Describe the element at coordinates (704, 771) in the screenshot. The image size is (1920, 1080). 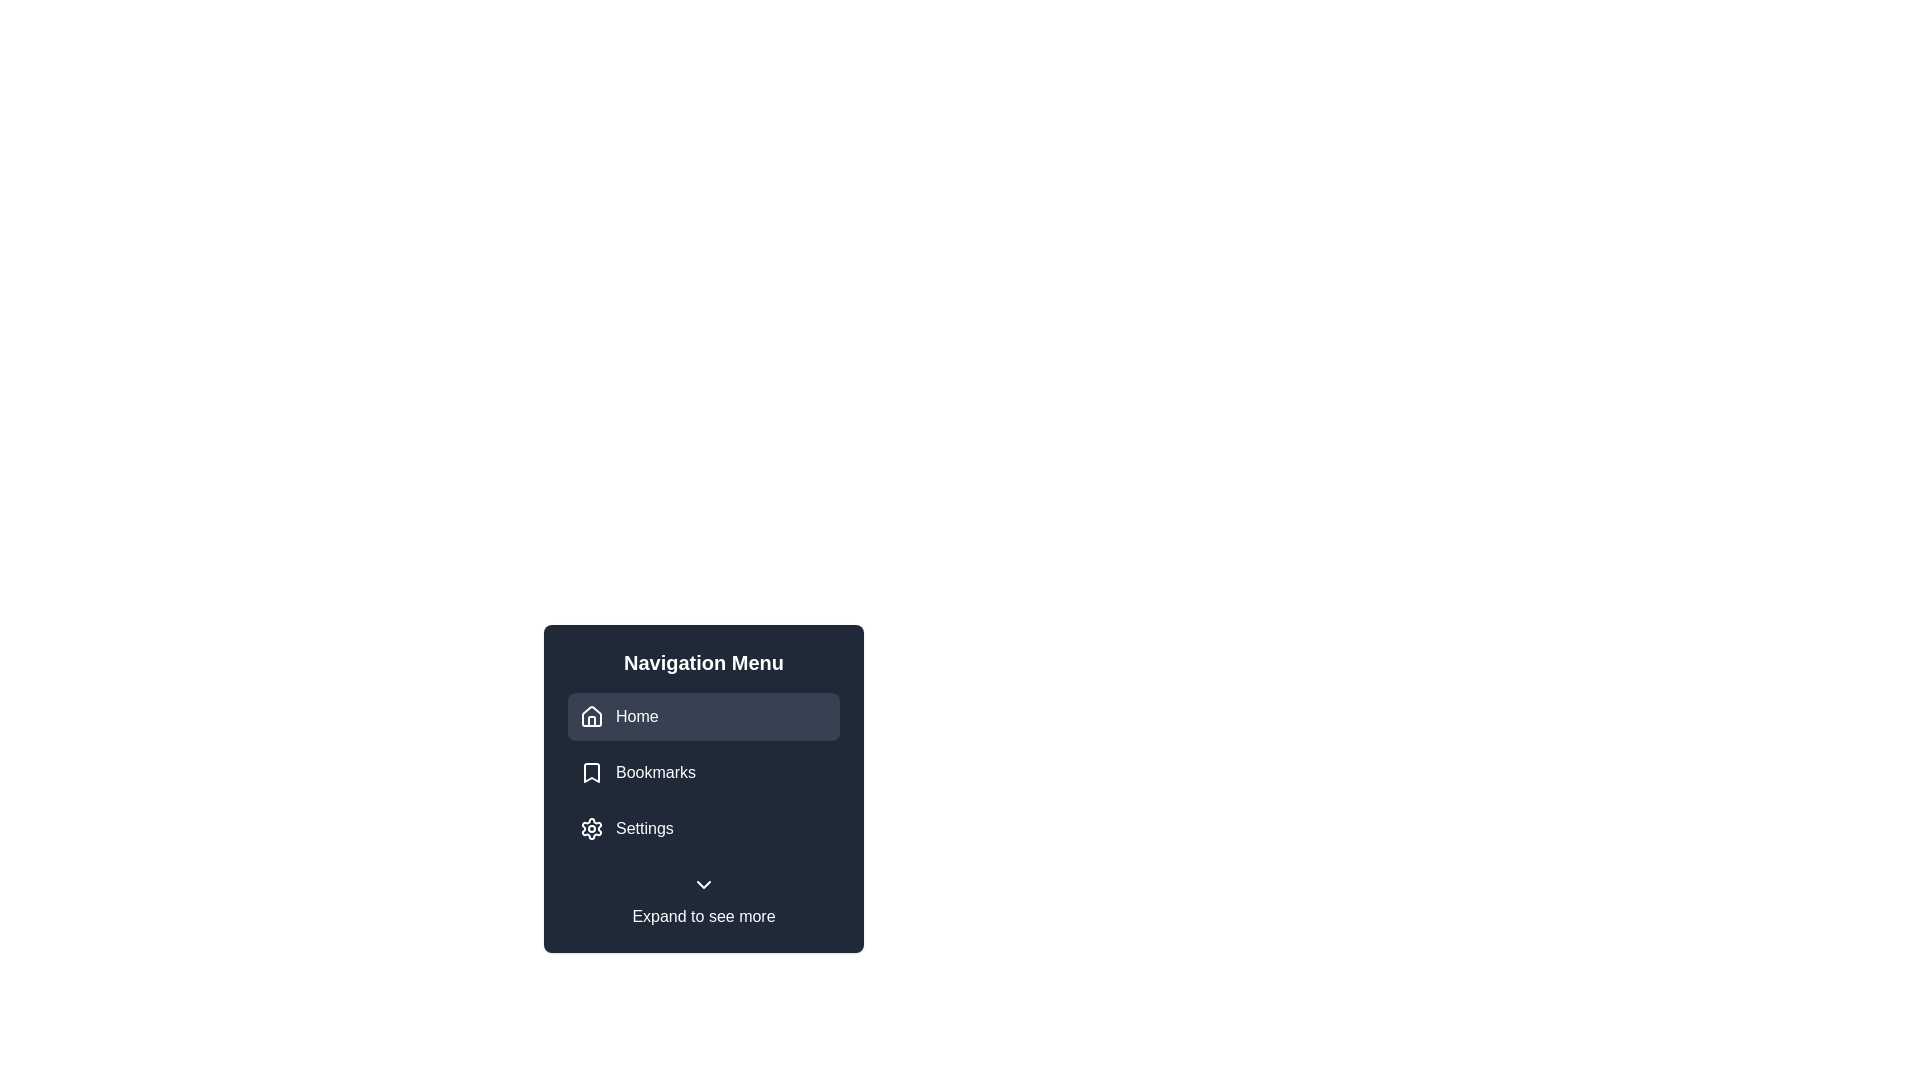
I see `the 'Bookmarks' menu item in the Navigation Menu` at that location.